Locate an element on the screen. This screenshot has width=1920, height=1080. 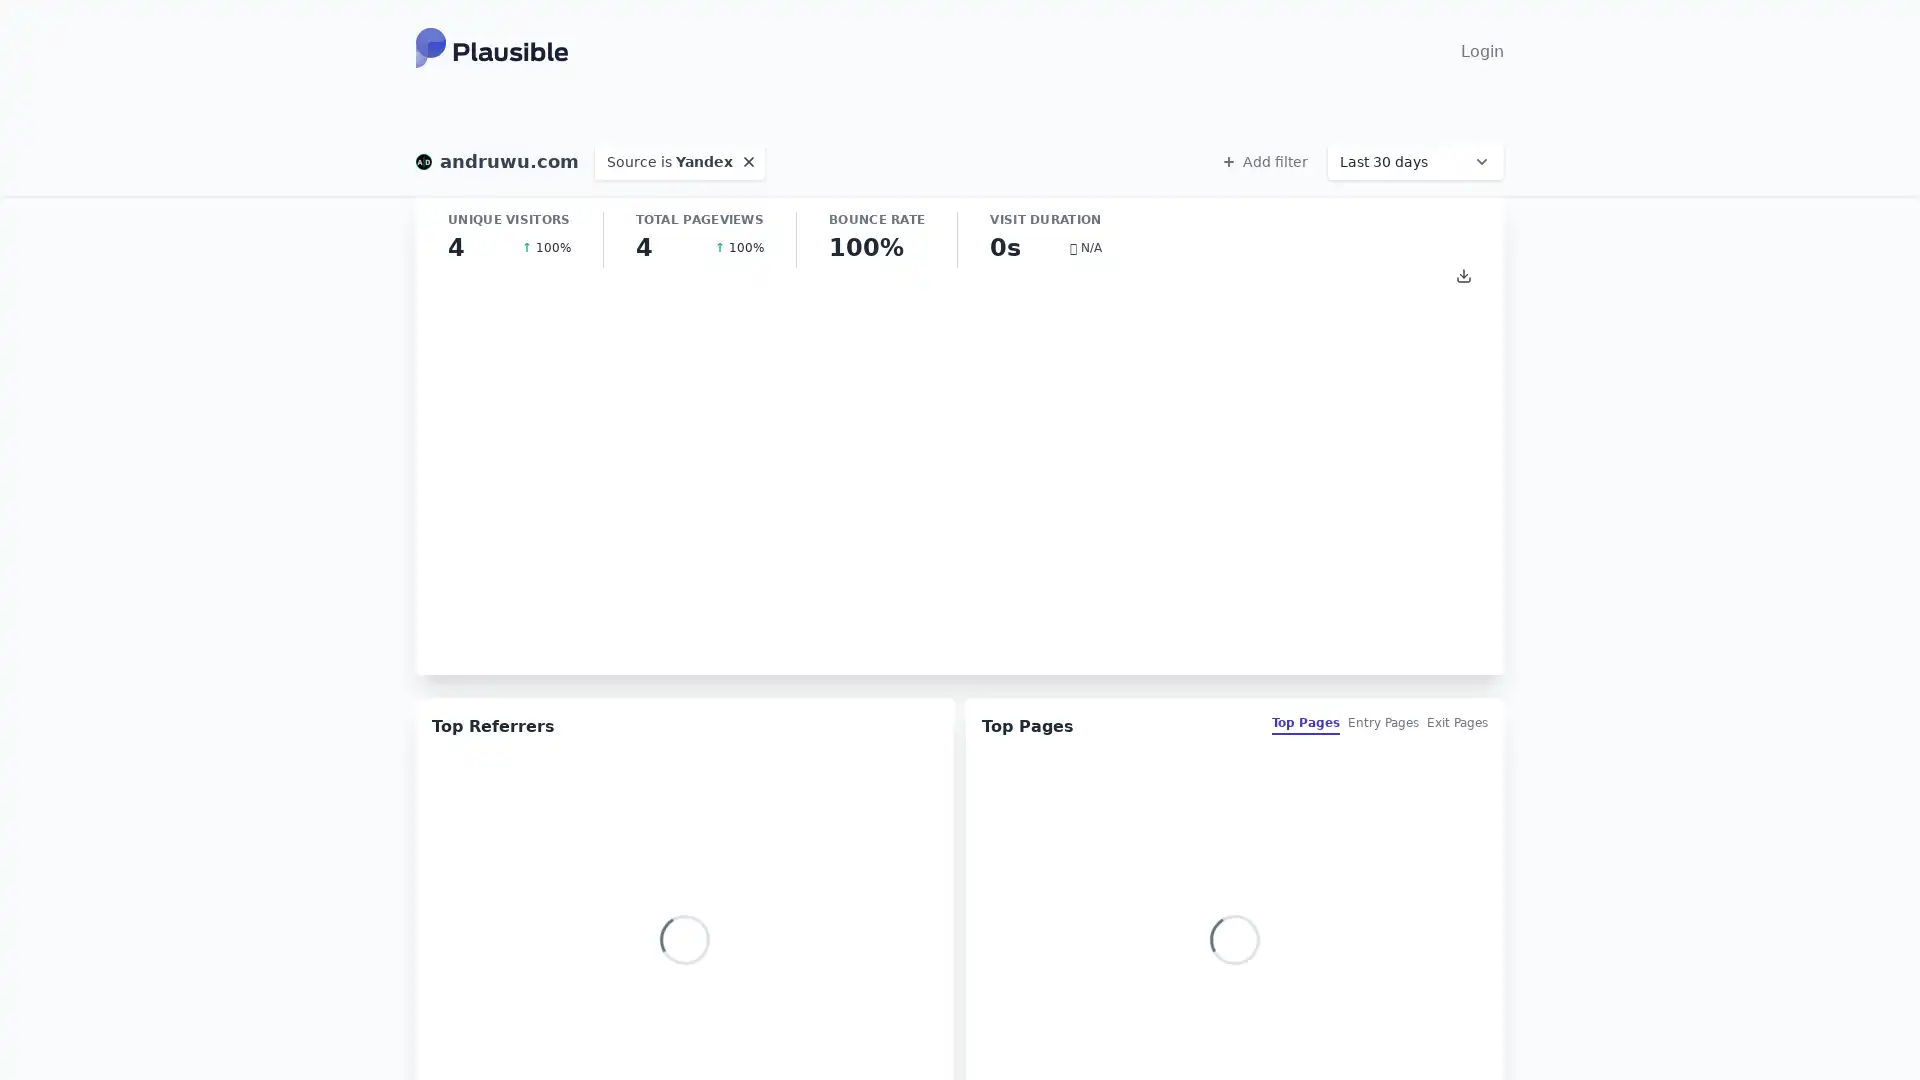
andruwu.com is located at coordinates (497, 161).